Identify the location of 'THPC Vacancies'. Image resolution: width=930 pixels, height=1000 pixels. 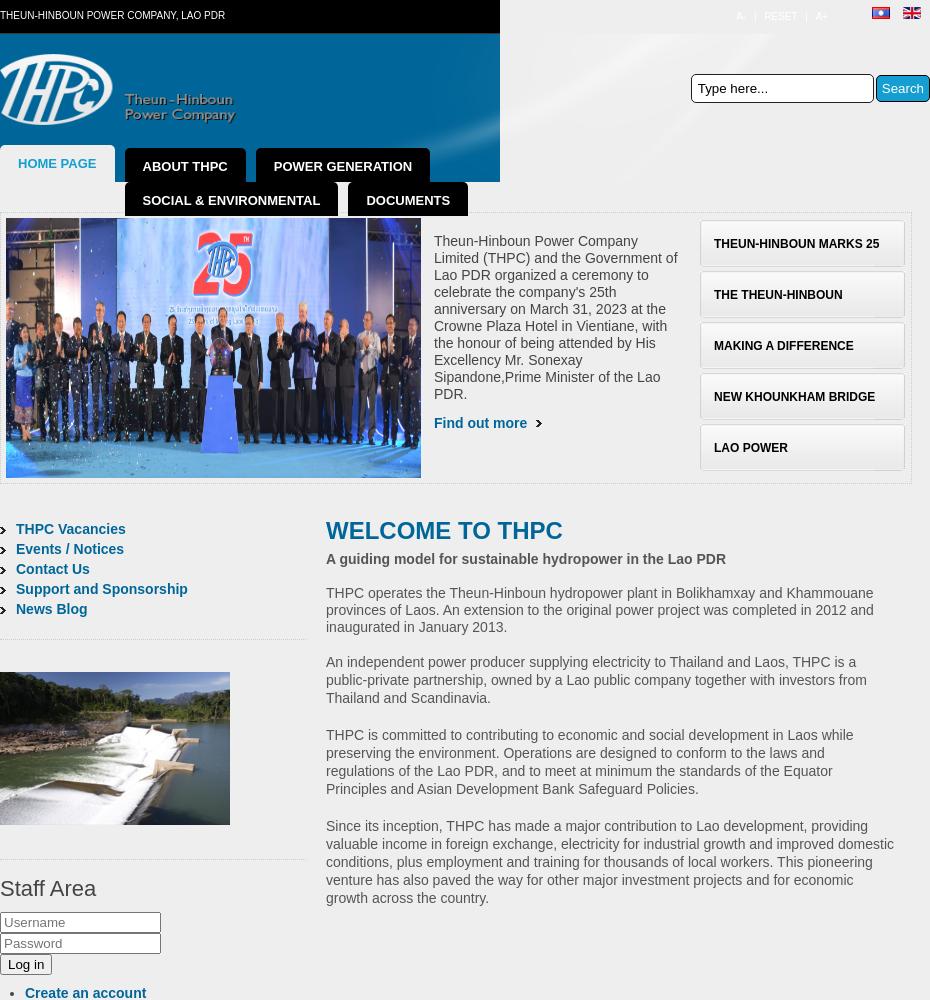
(14, 529).